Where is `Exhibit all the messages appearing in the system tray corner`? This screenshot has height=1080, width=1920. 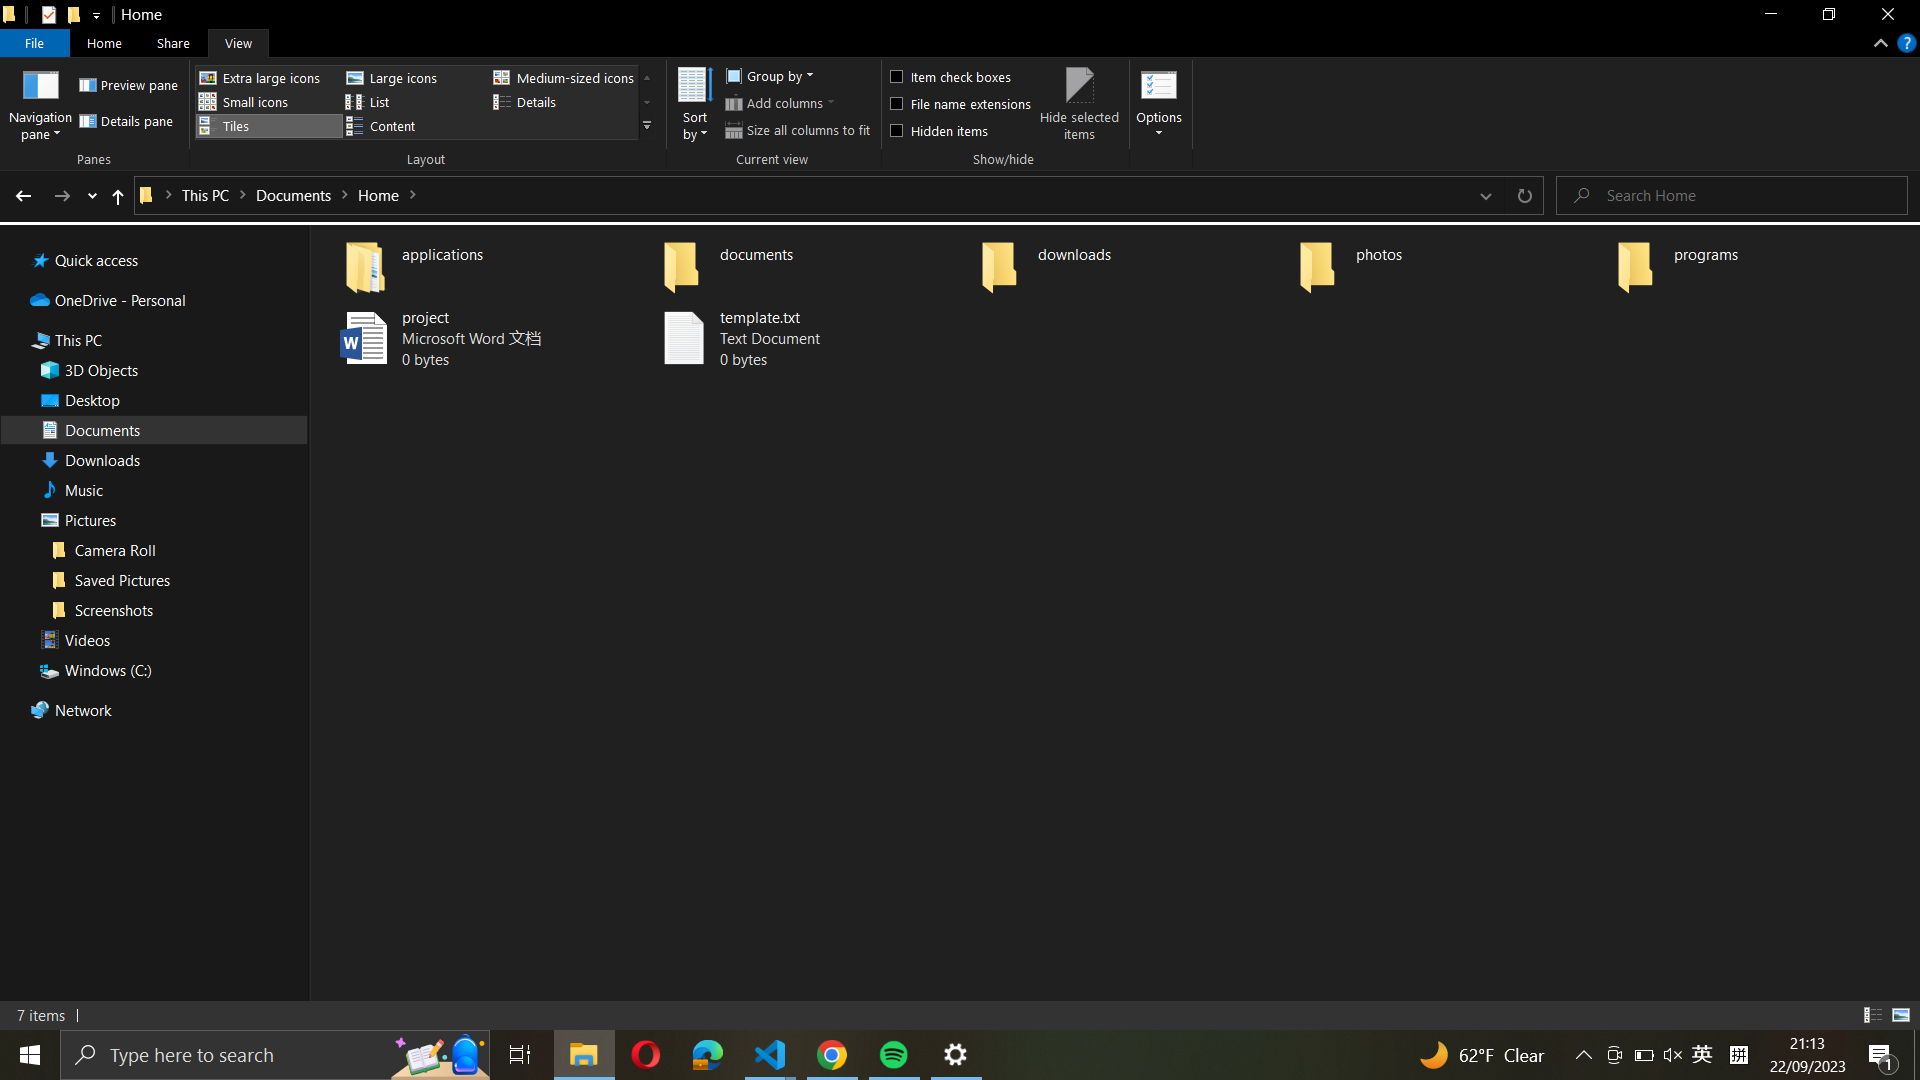 Exhibit all the messages appearing in the system tray corner is located at coordinates (1882, 1054).